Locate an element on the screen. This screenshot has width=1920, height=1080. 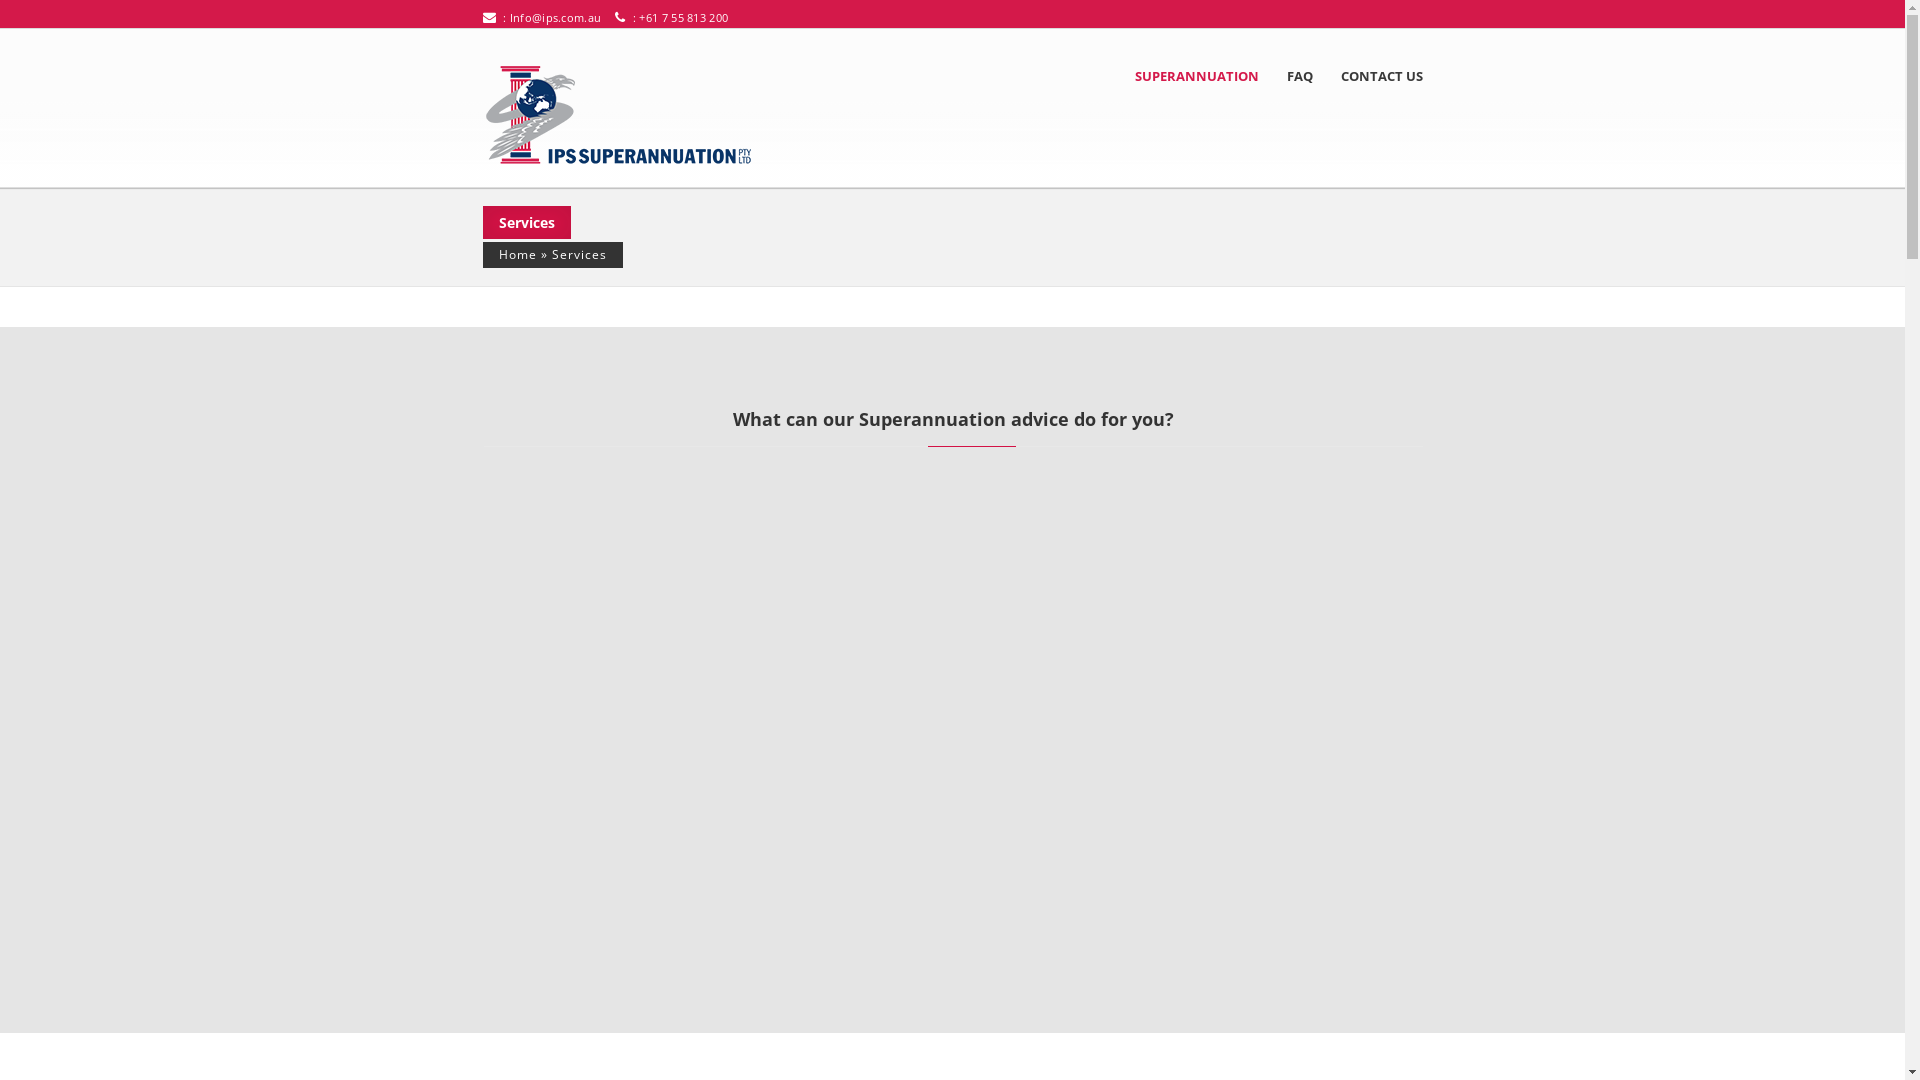
'Home' is located at coordinates (517, 253).